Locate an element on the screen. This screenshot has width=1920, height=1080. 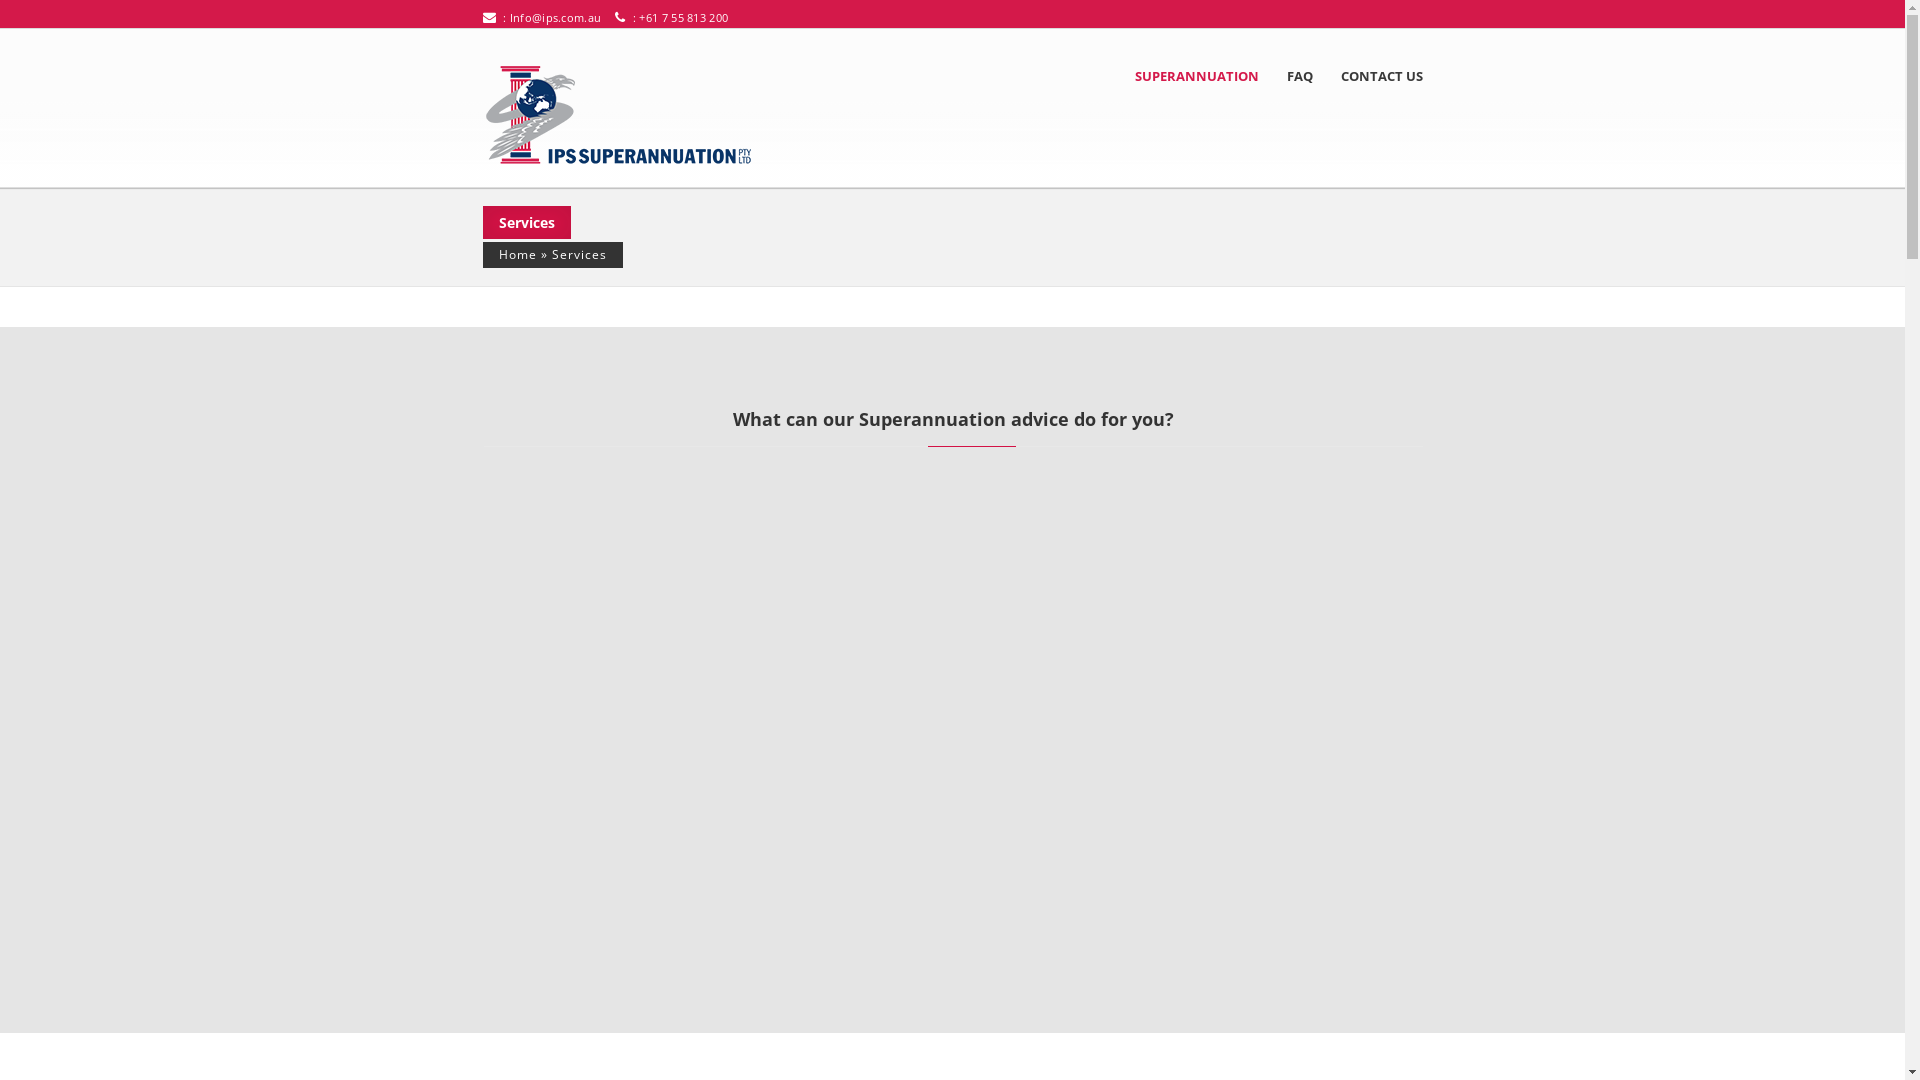
'Home' is located at coordinates (517, 253).